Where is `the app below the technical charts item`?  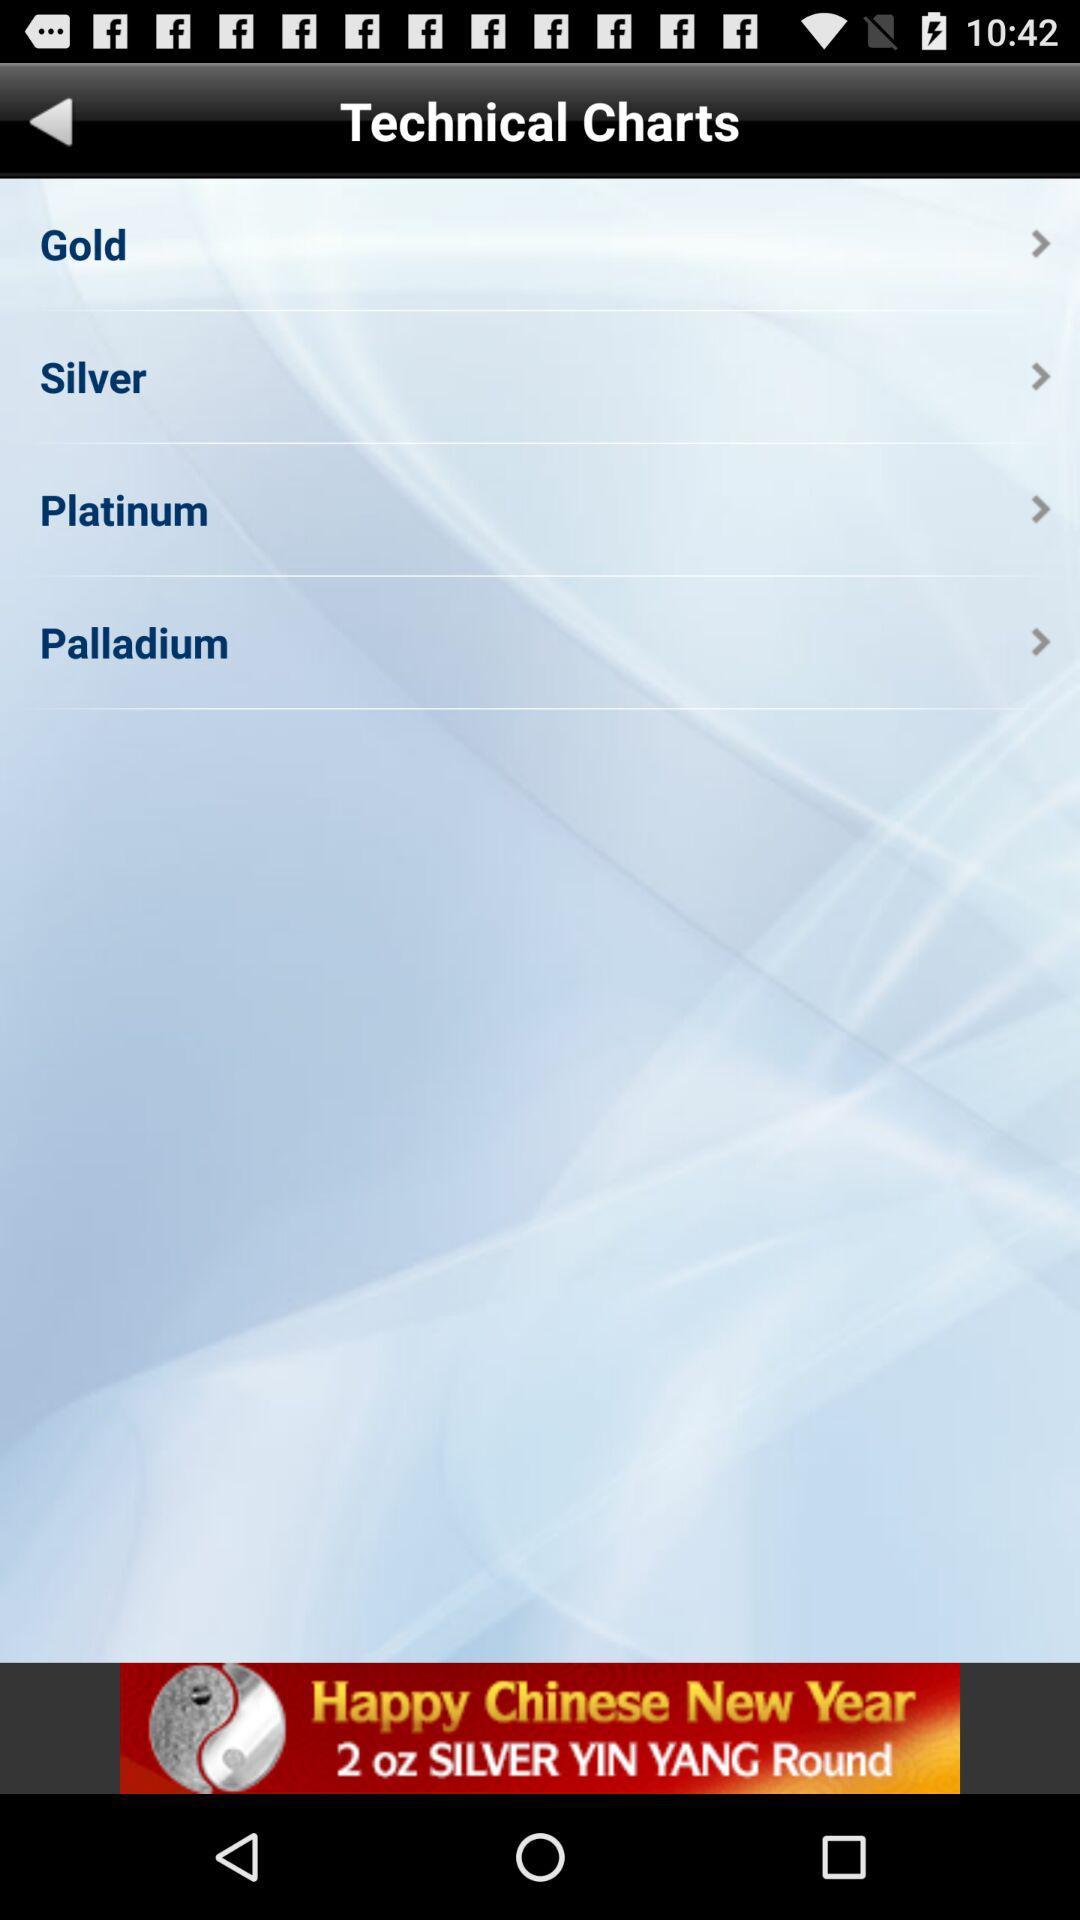 the app below the technical charts item is located at coordinates (1040, 242).